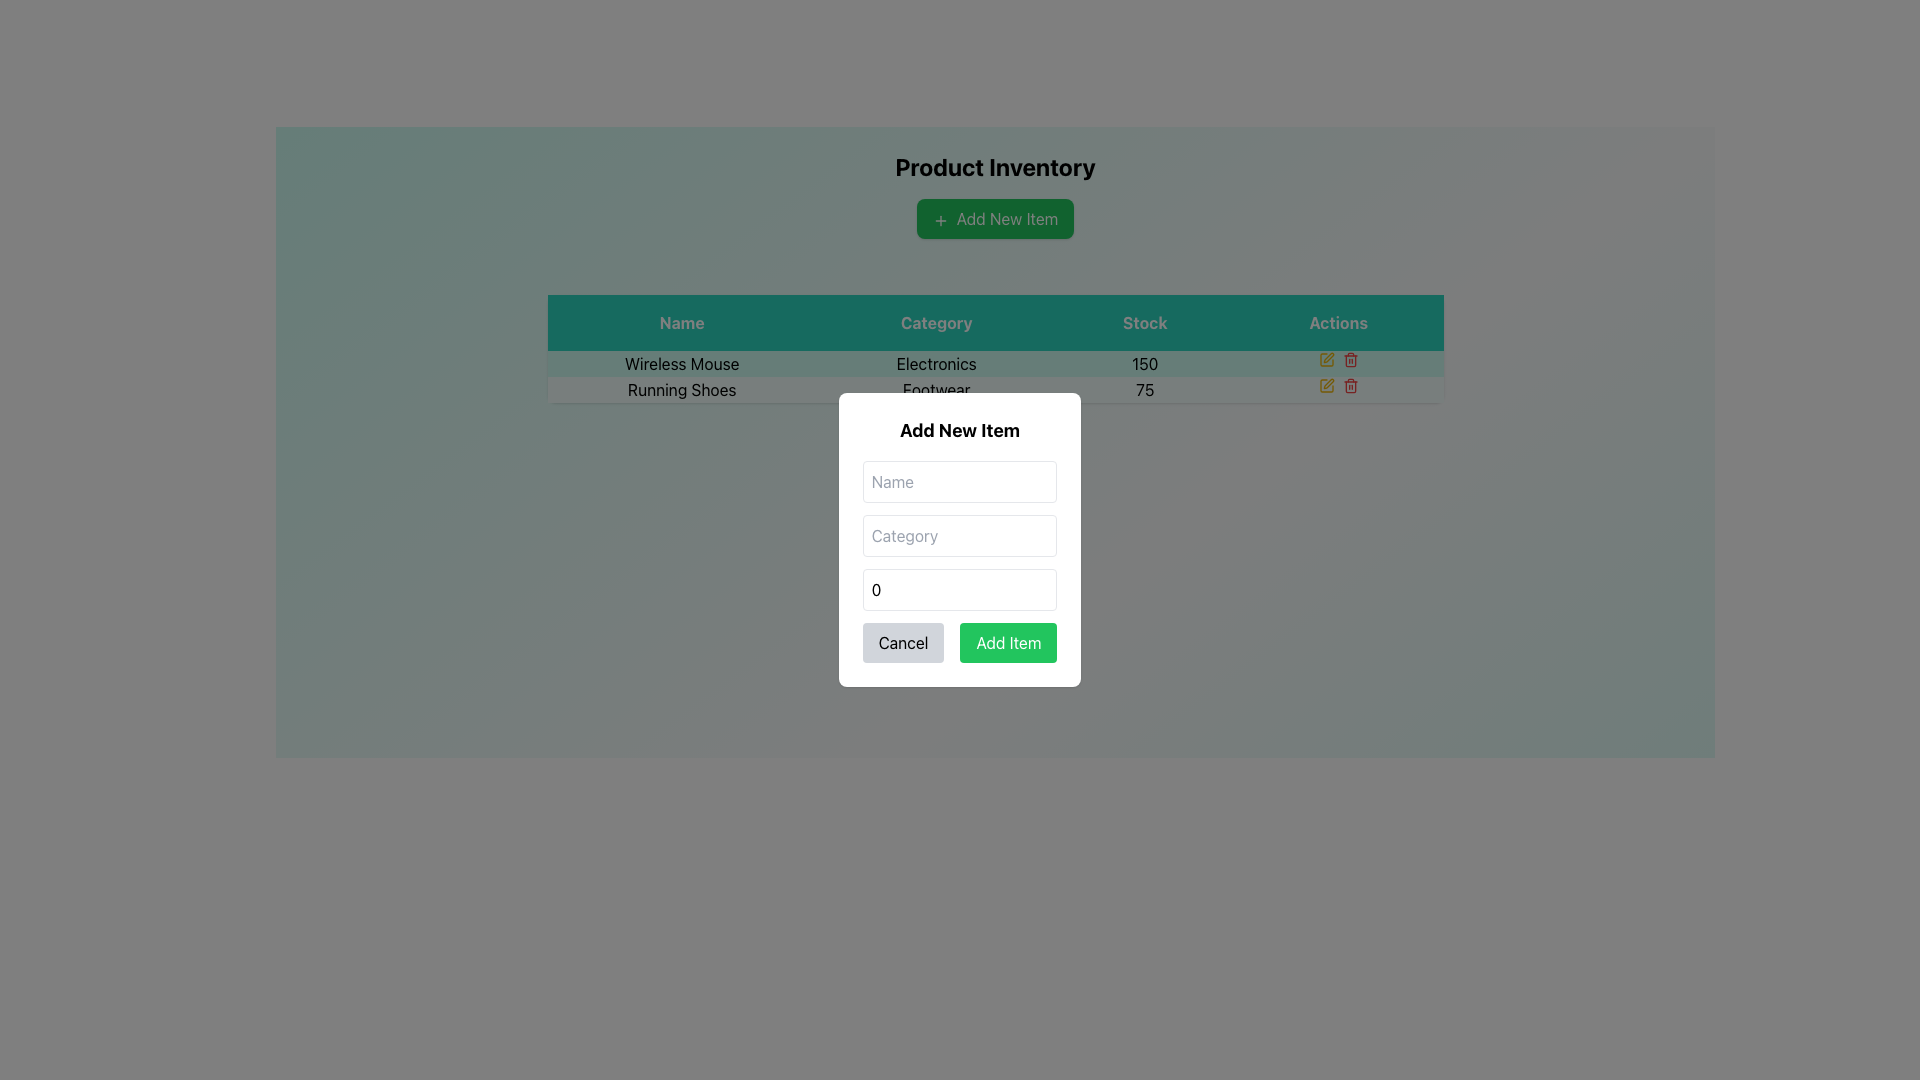  Describe the element at coordinates (1328, 357) in the screenshot. I see `the pen icon button in the 'Actions' column of the data table for the item 'Wireless Mouse' to initiate an edit action` at that location.